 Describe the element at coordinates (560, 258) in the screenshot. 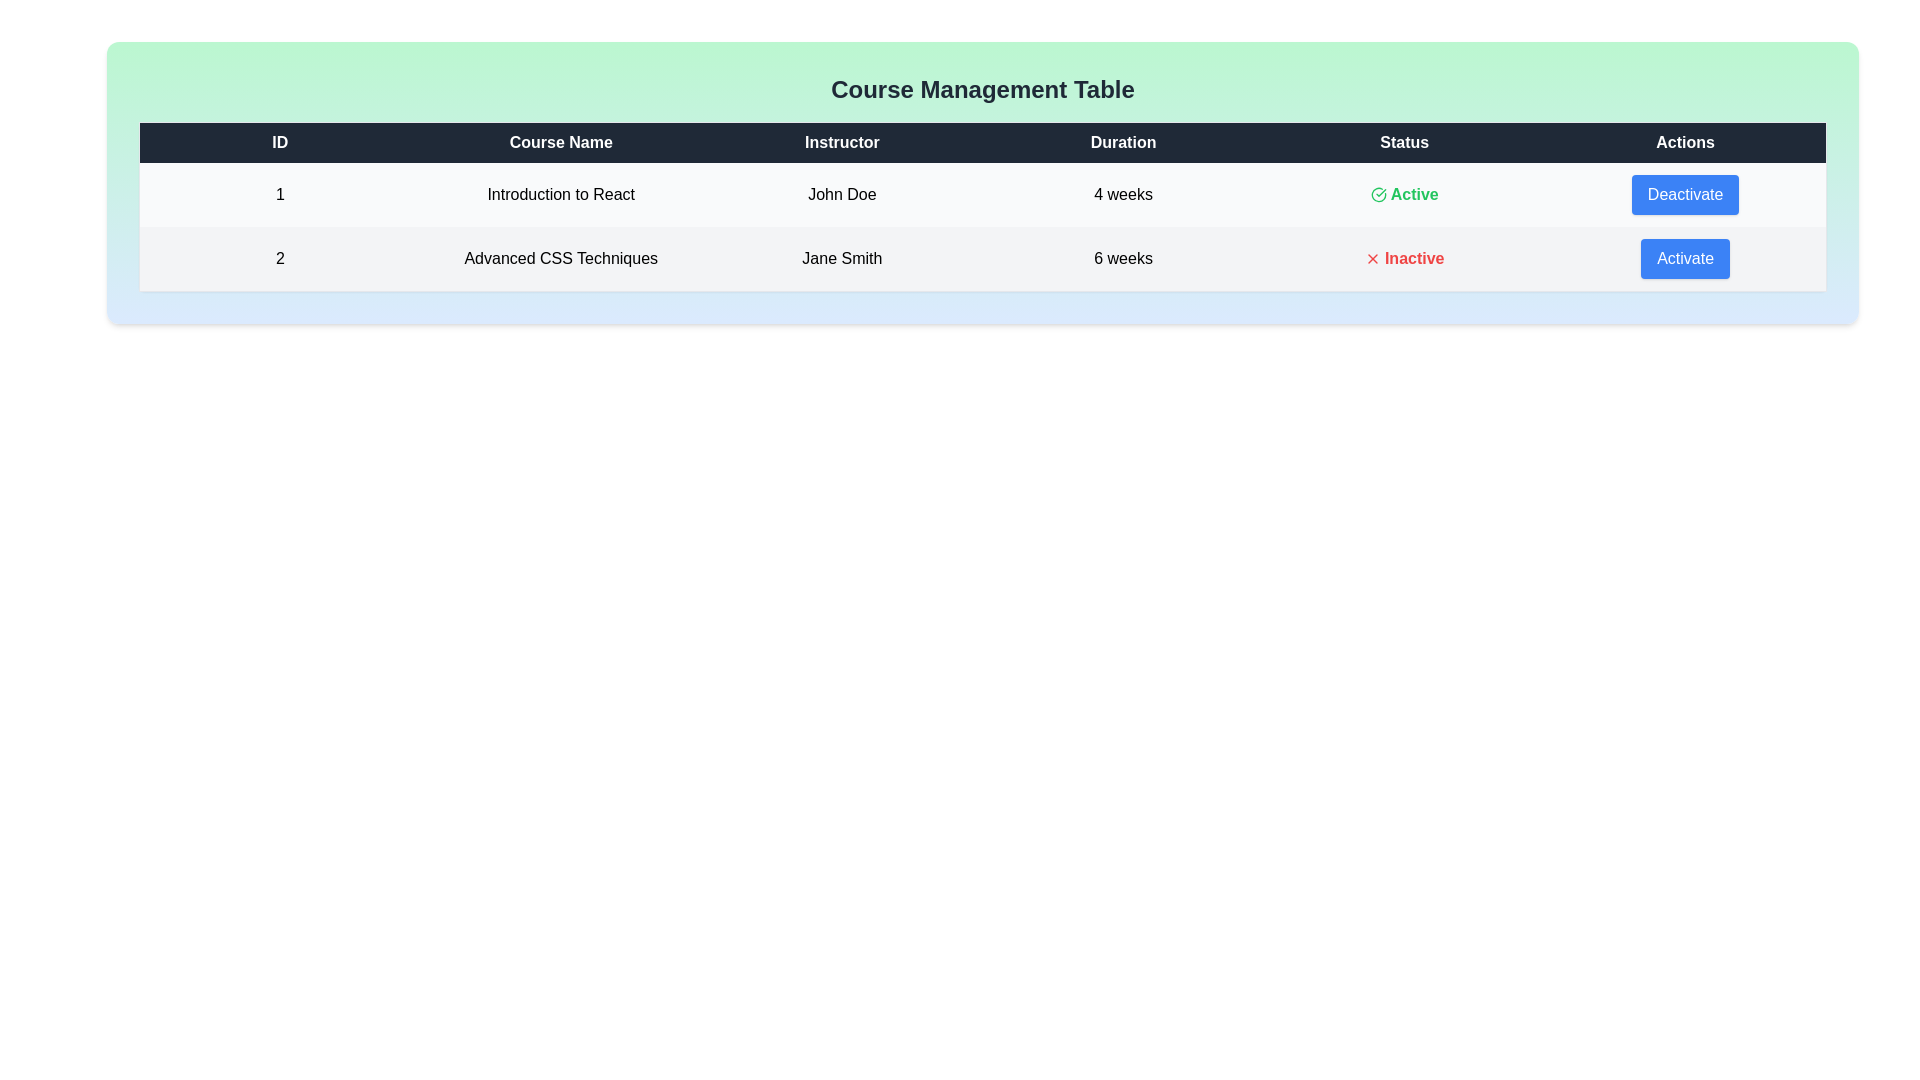

I see `the static text label representing the course name located in the second row of the course management table, positioned between the 'ID' column and the column displaying 'Jane Smith'` at that location.